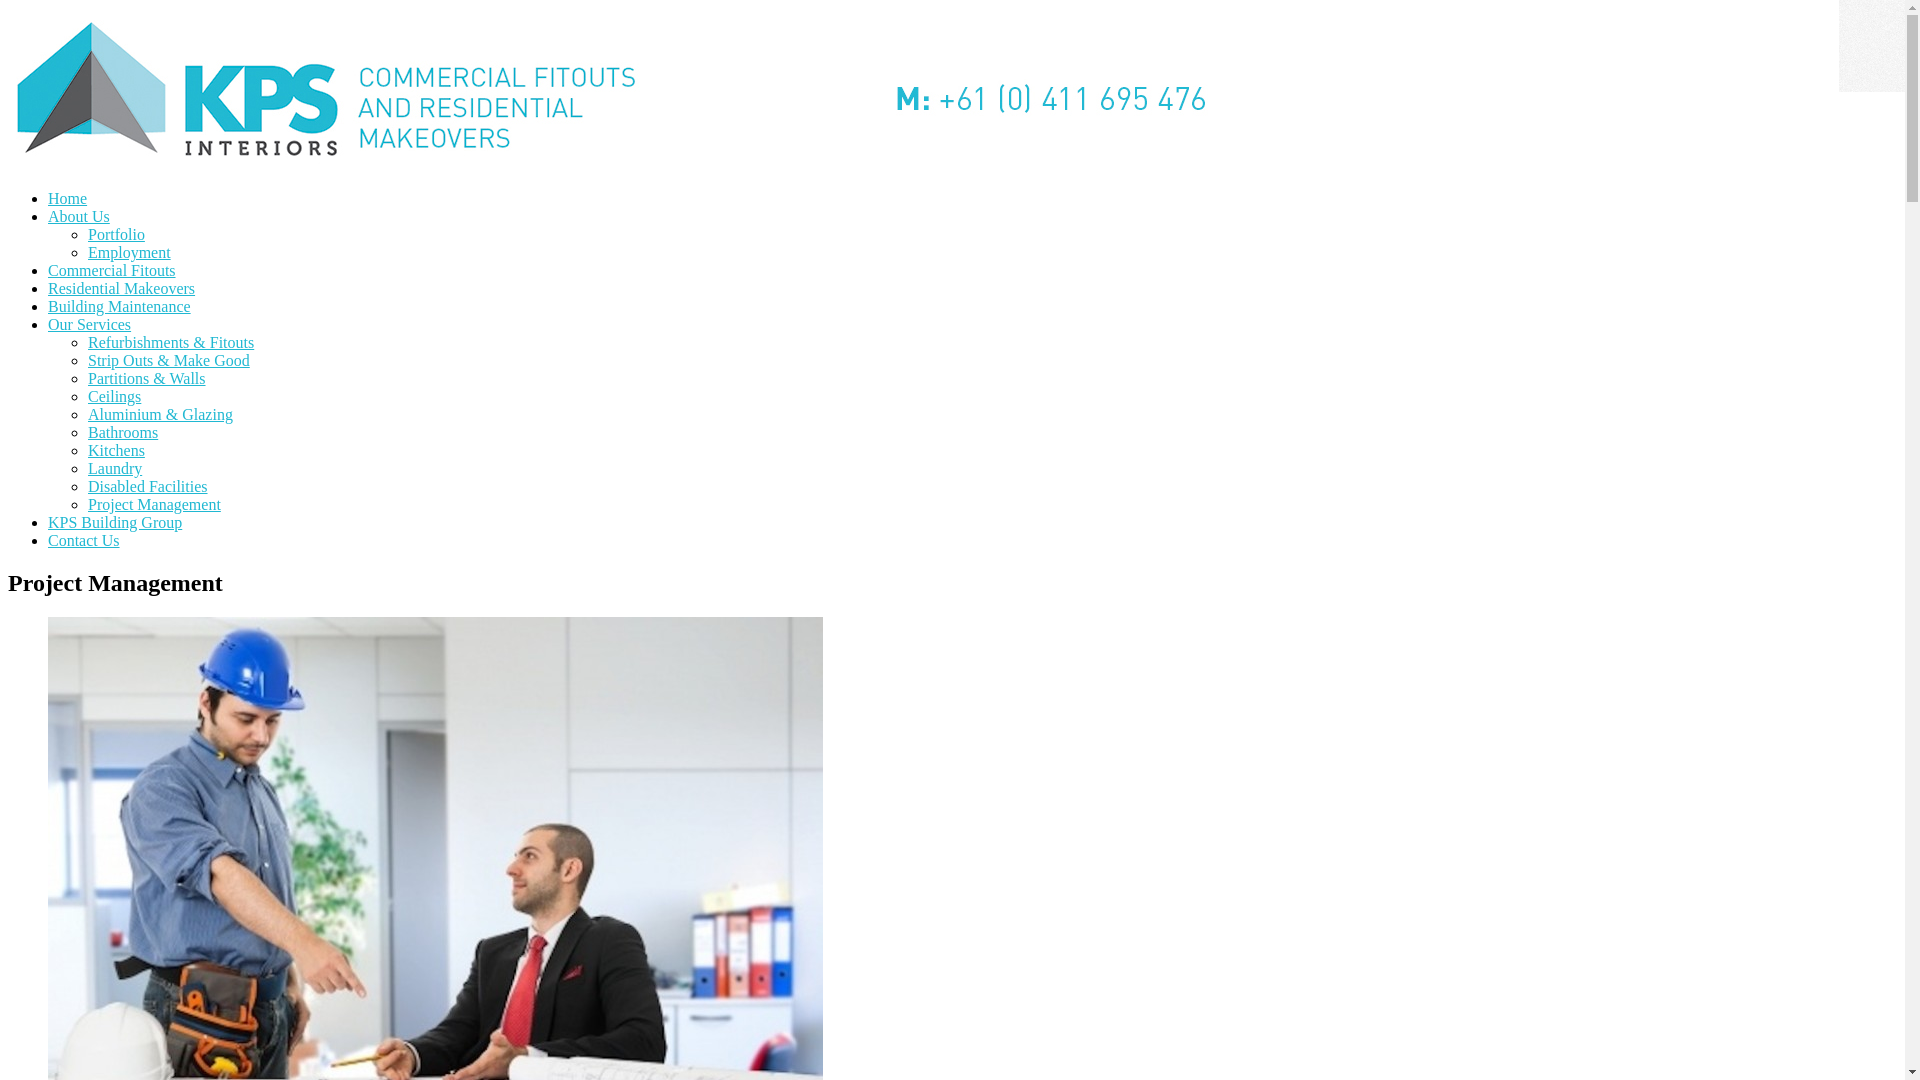 This screenshot has width=1920, height=1080. I want to click on 'Contact Us', so click(48, 540).